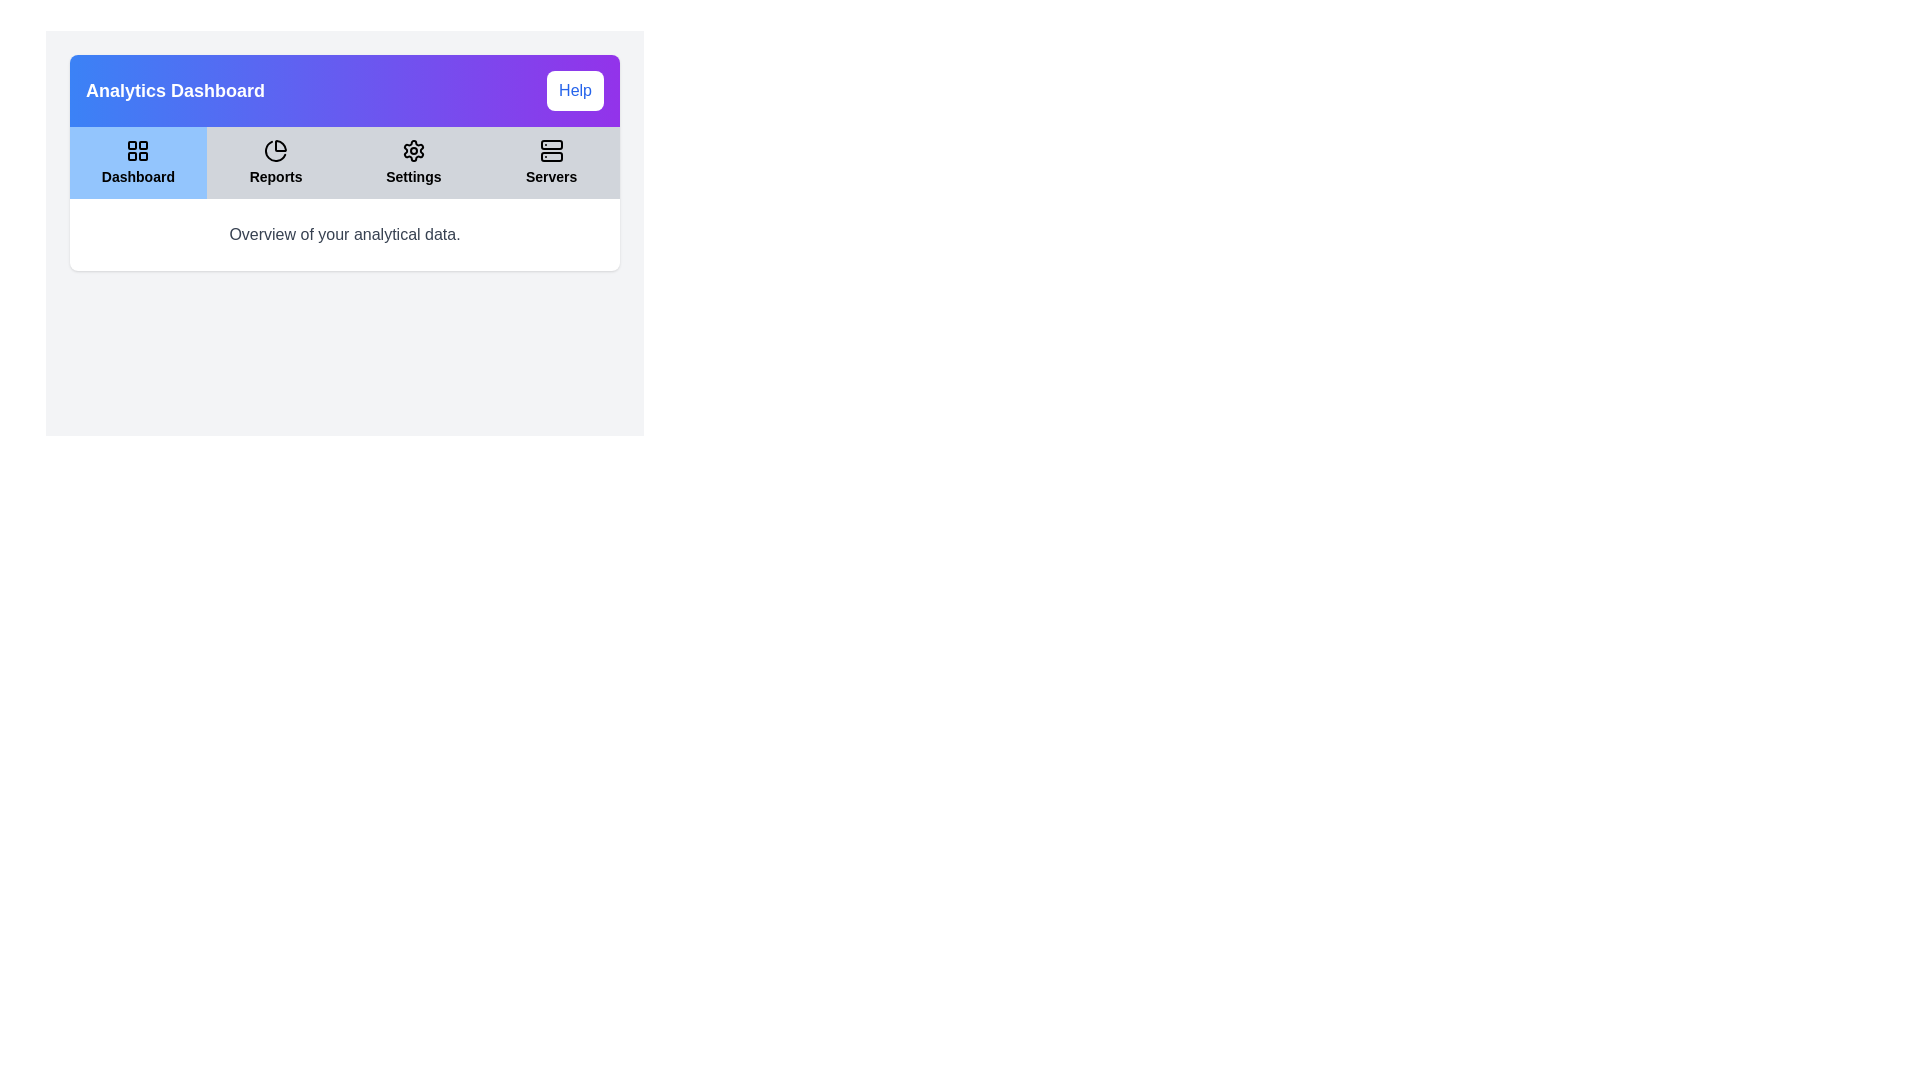 This screenshot has height=1080, width=1920. I want to click on the small rectangular shape located in the bottom section of the server icon, which is the second of two vertically stacked rectangles, so click(551, 156).